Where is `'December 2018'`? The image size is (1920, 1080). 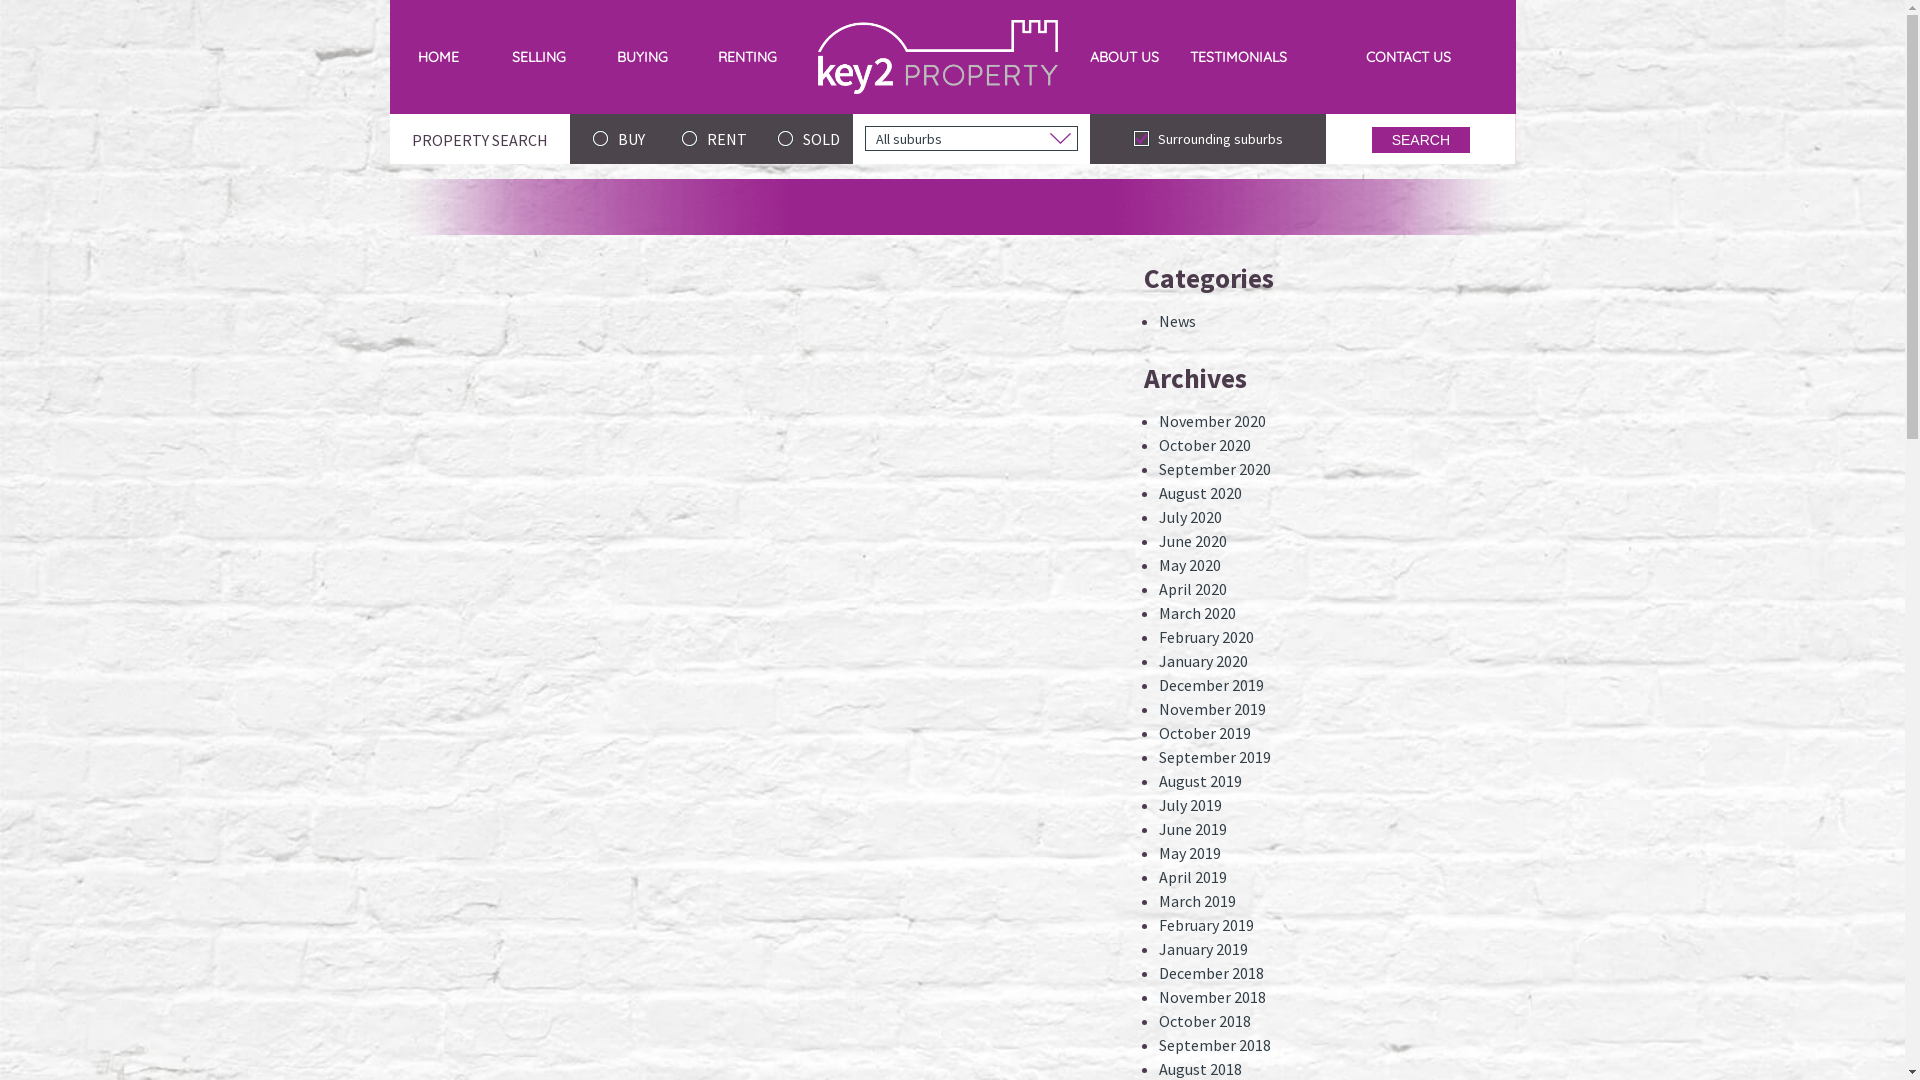 'December 2018' is located at coordinates (1210, 971).